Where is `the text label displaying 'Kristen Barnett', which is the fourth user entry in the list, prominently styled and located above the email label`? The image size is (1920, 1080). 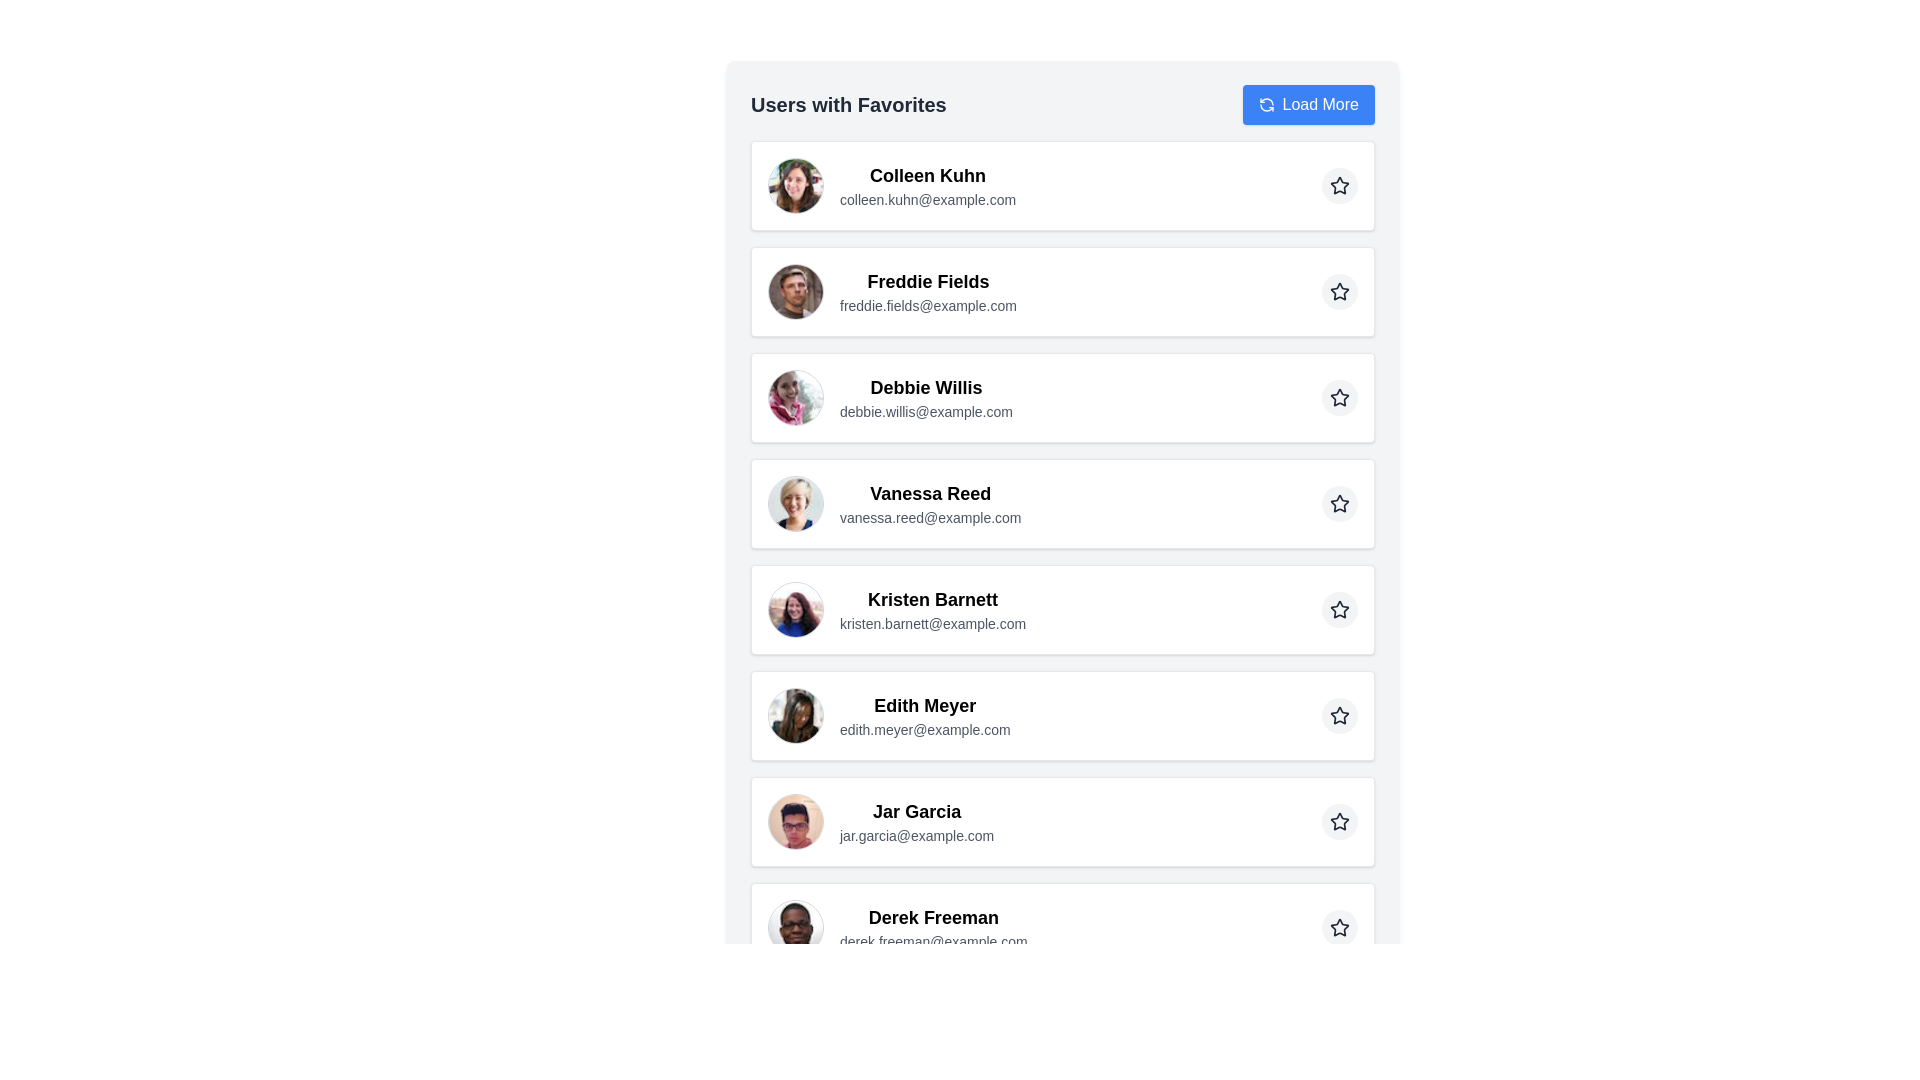 the text label displaying 'Kristen Barnett', which is the fourth user entry in the list, prominently styled and located above the email label is located at coordinates (932, 599).